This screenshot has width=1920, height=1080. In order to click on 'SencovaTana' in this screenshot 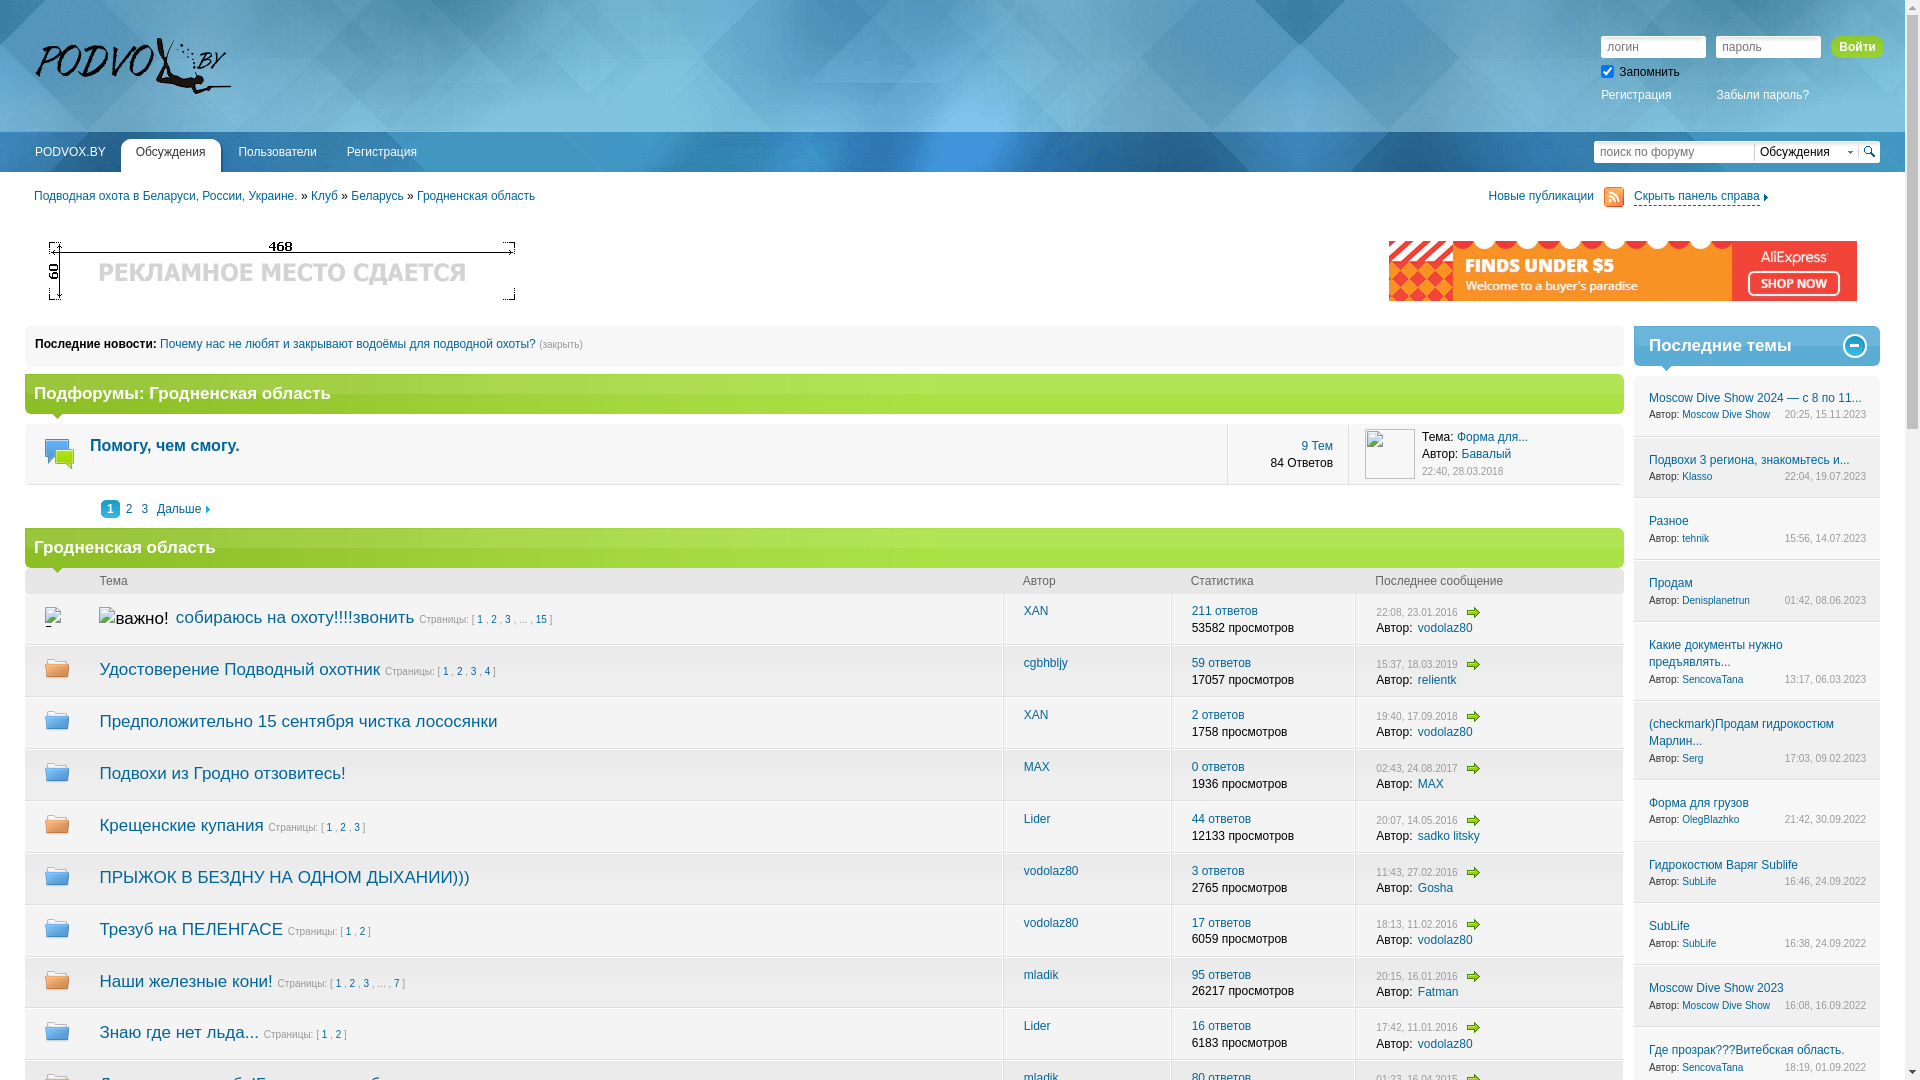, I will do `click(1711, 678)`.